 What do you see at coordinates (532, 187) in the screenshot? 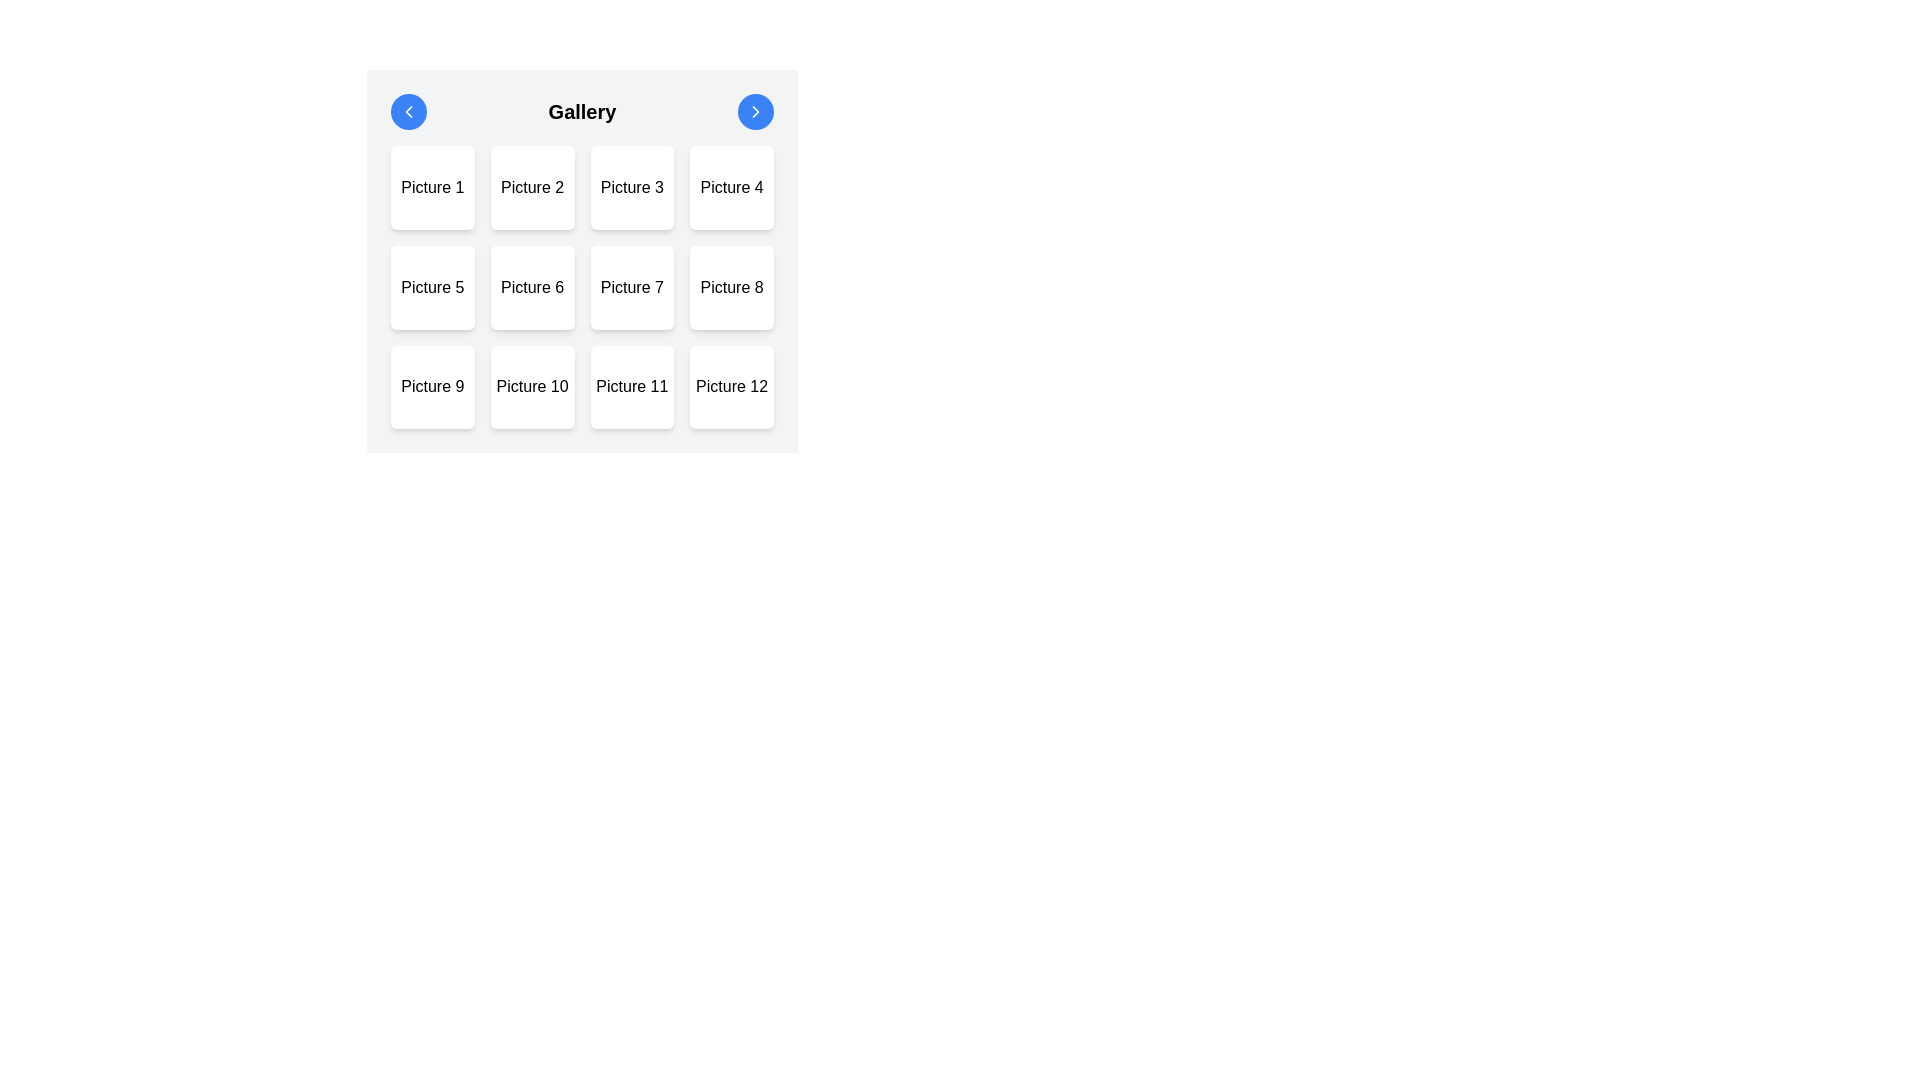
I see `the 'Picture 2' button, which is a square button with rounded edges and a white background, located in the first row of a 4x3 grid layout` at bounding box center [532, 187].